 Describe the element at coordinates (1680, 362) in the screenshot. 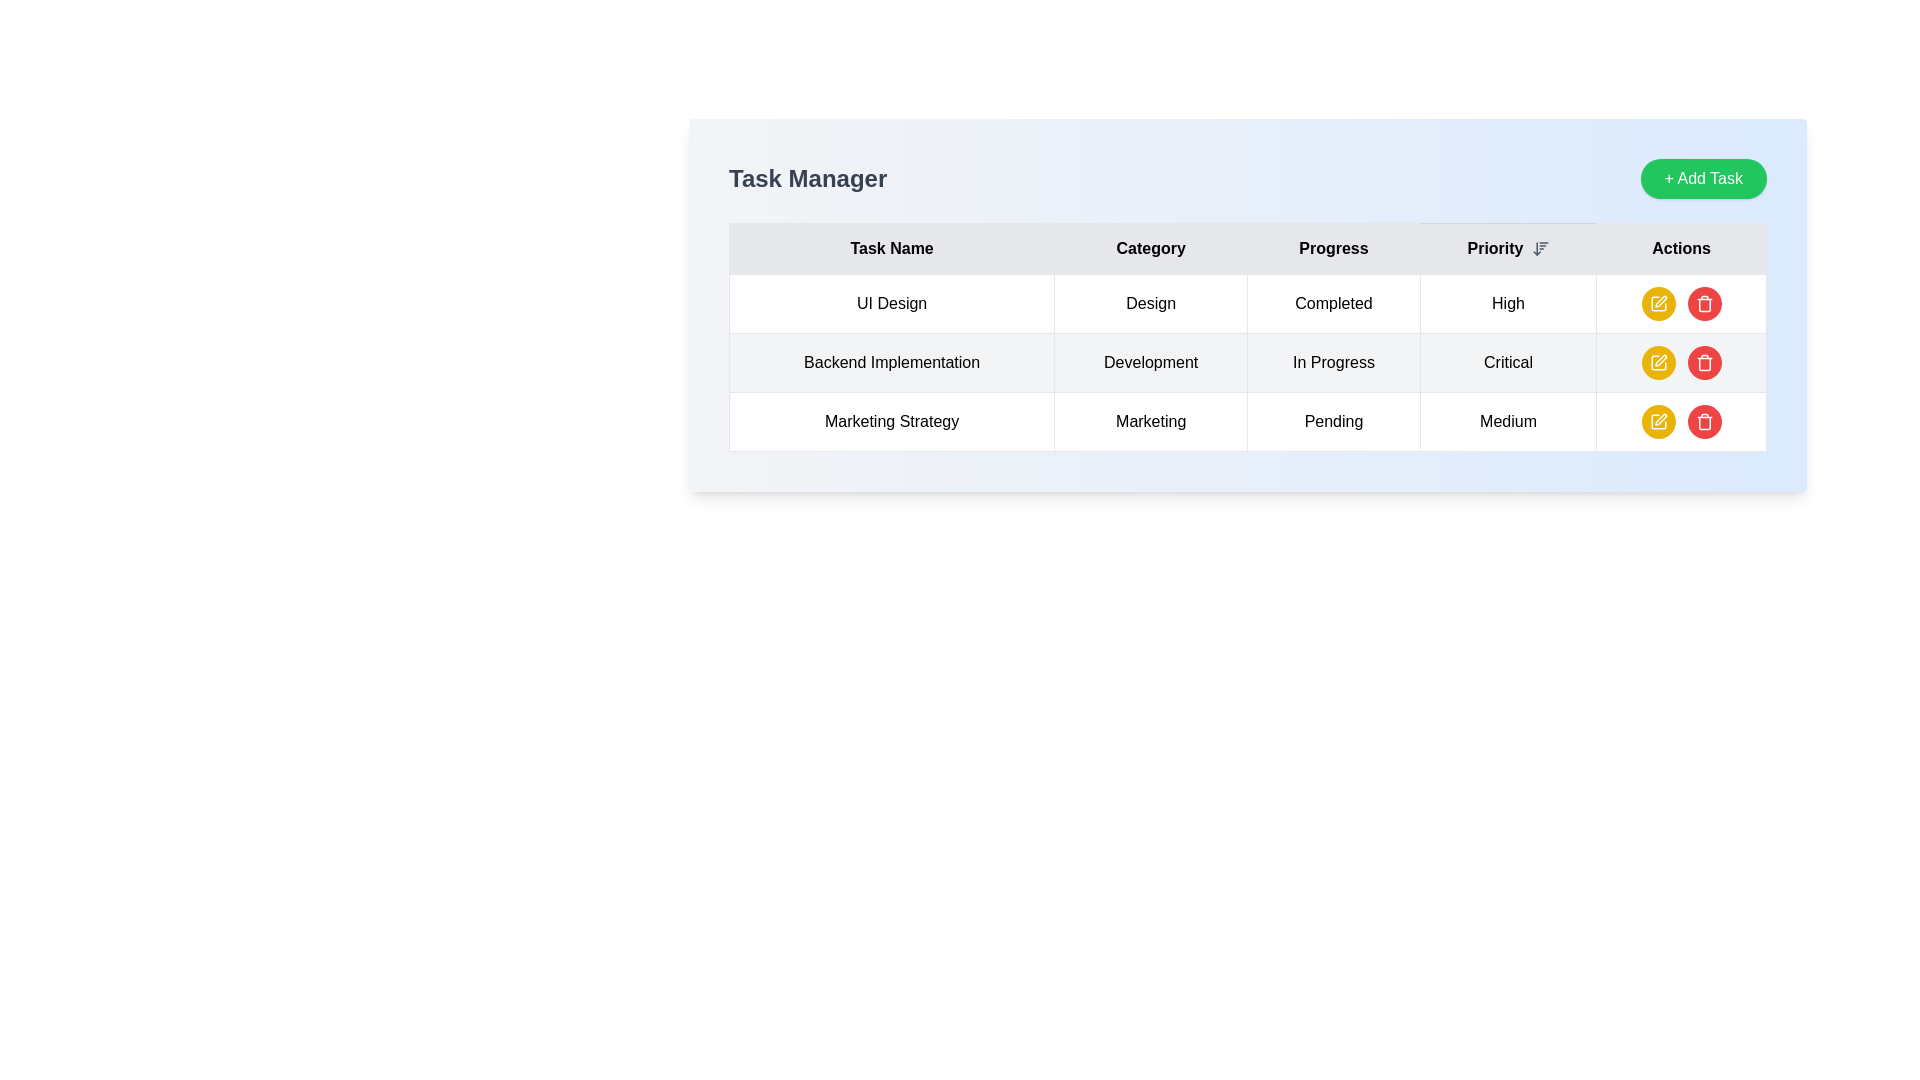

I see `the red circular button with a white trash icon in the 'Actions' column of the 'Task Manager' table` at that location.